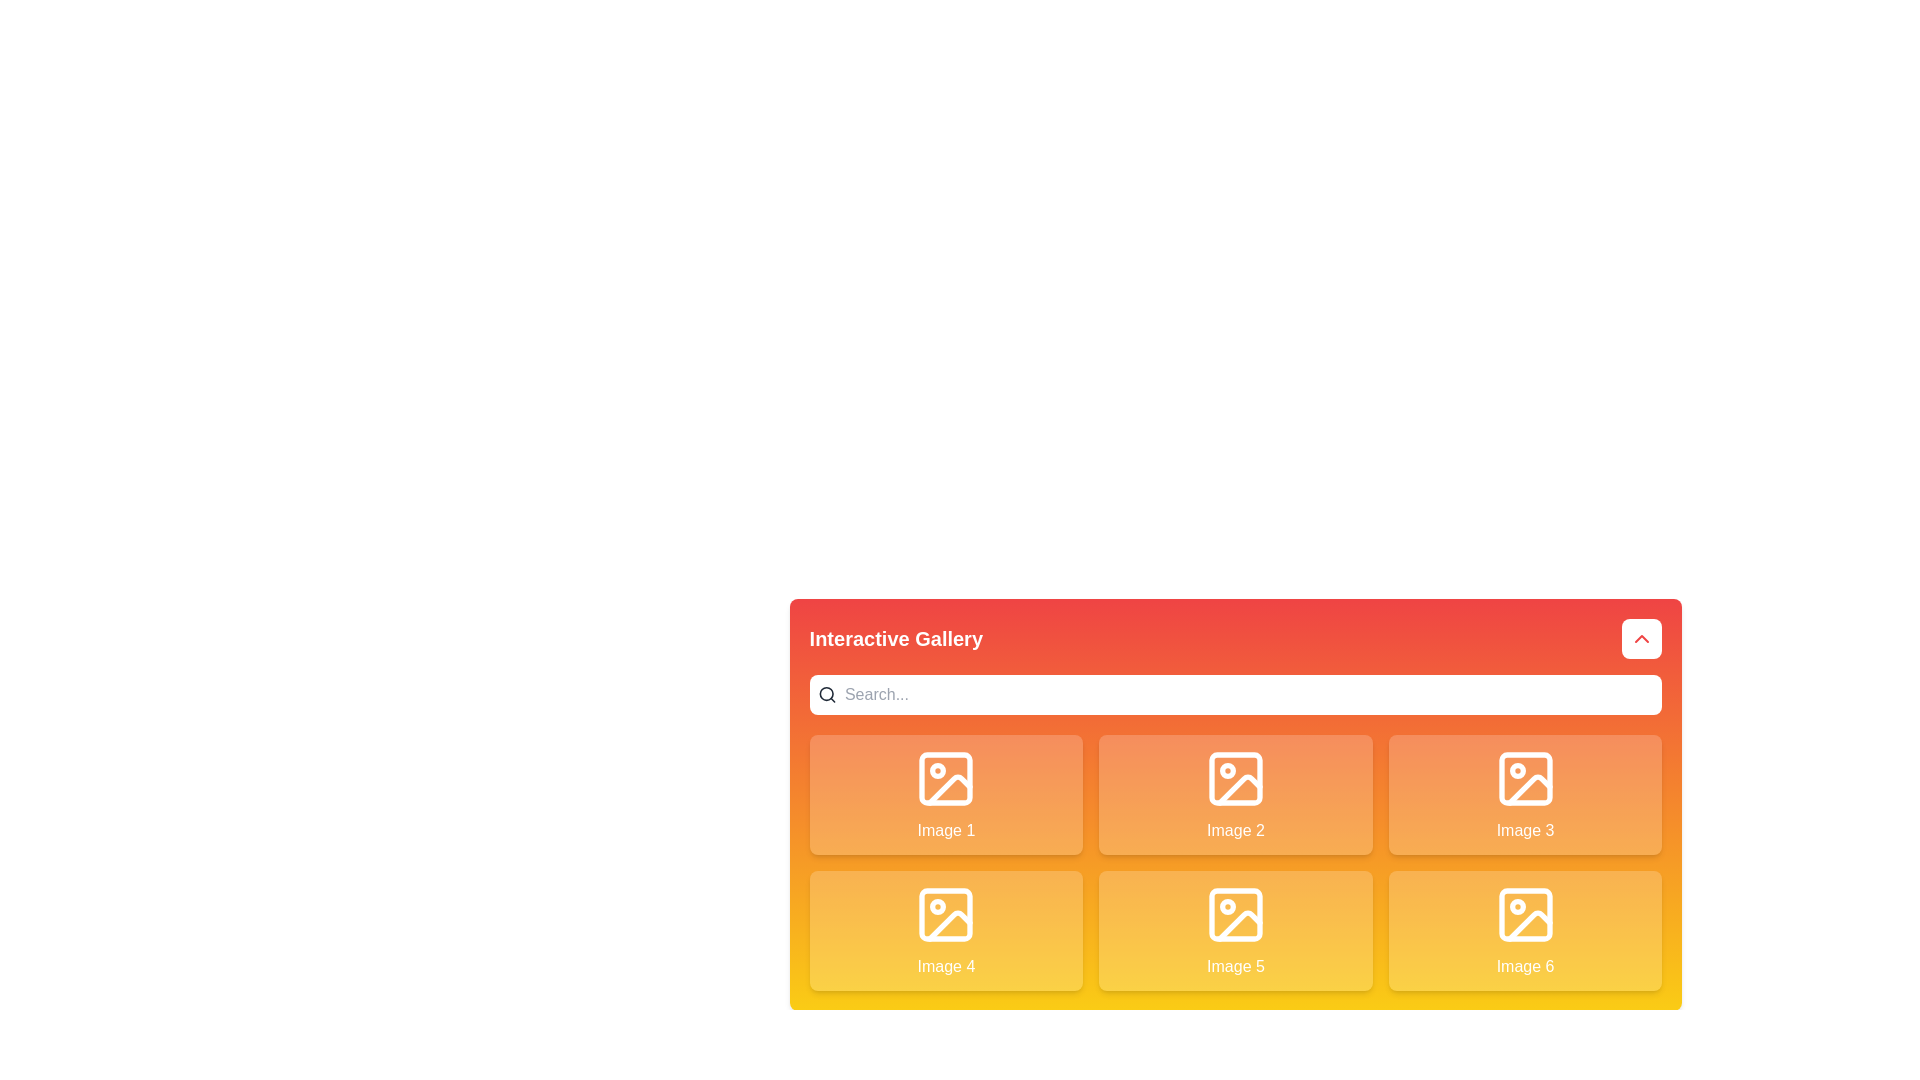 The image size is (1920, 1080). Describe the element at coordinates (1234, 804) in the screenshot. I see `the 'Image 2' card in the first row, second column of the 'Interactive Gallery'` at that location.